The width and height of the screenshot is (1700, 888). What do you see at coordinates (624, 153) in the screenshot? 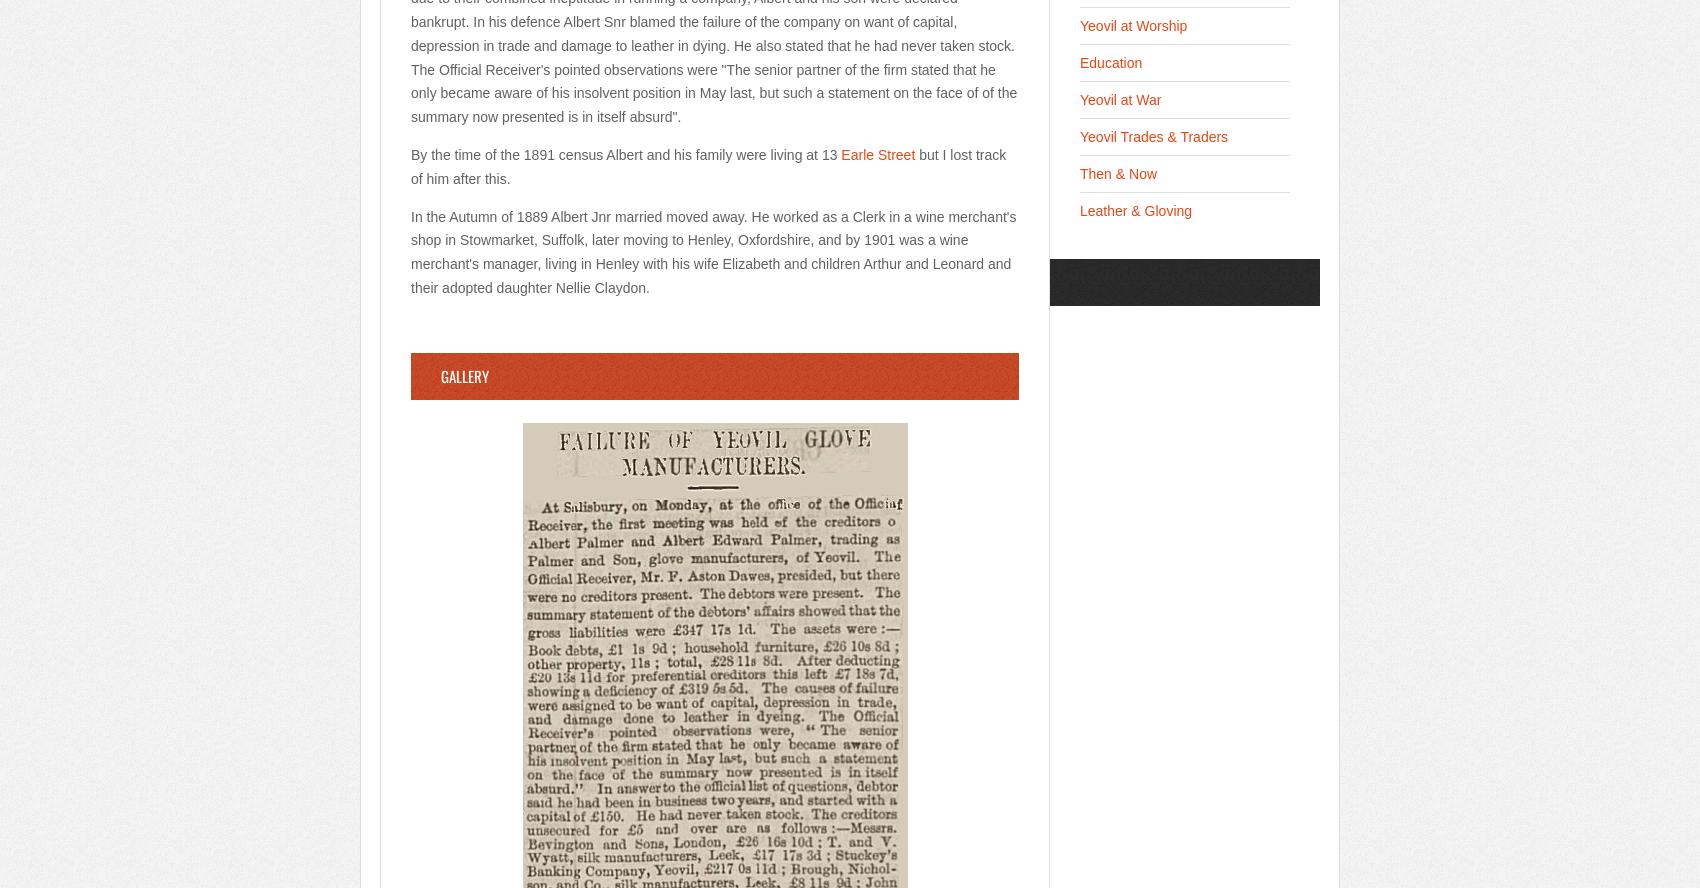
I see `'By the time of 
																the 1891 census 
																Albert and his 
																family were 
																living at 13'` at bounding box center [624, 153].